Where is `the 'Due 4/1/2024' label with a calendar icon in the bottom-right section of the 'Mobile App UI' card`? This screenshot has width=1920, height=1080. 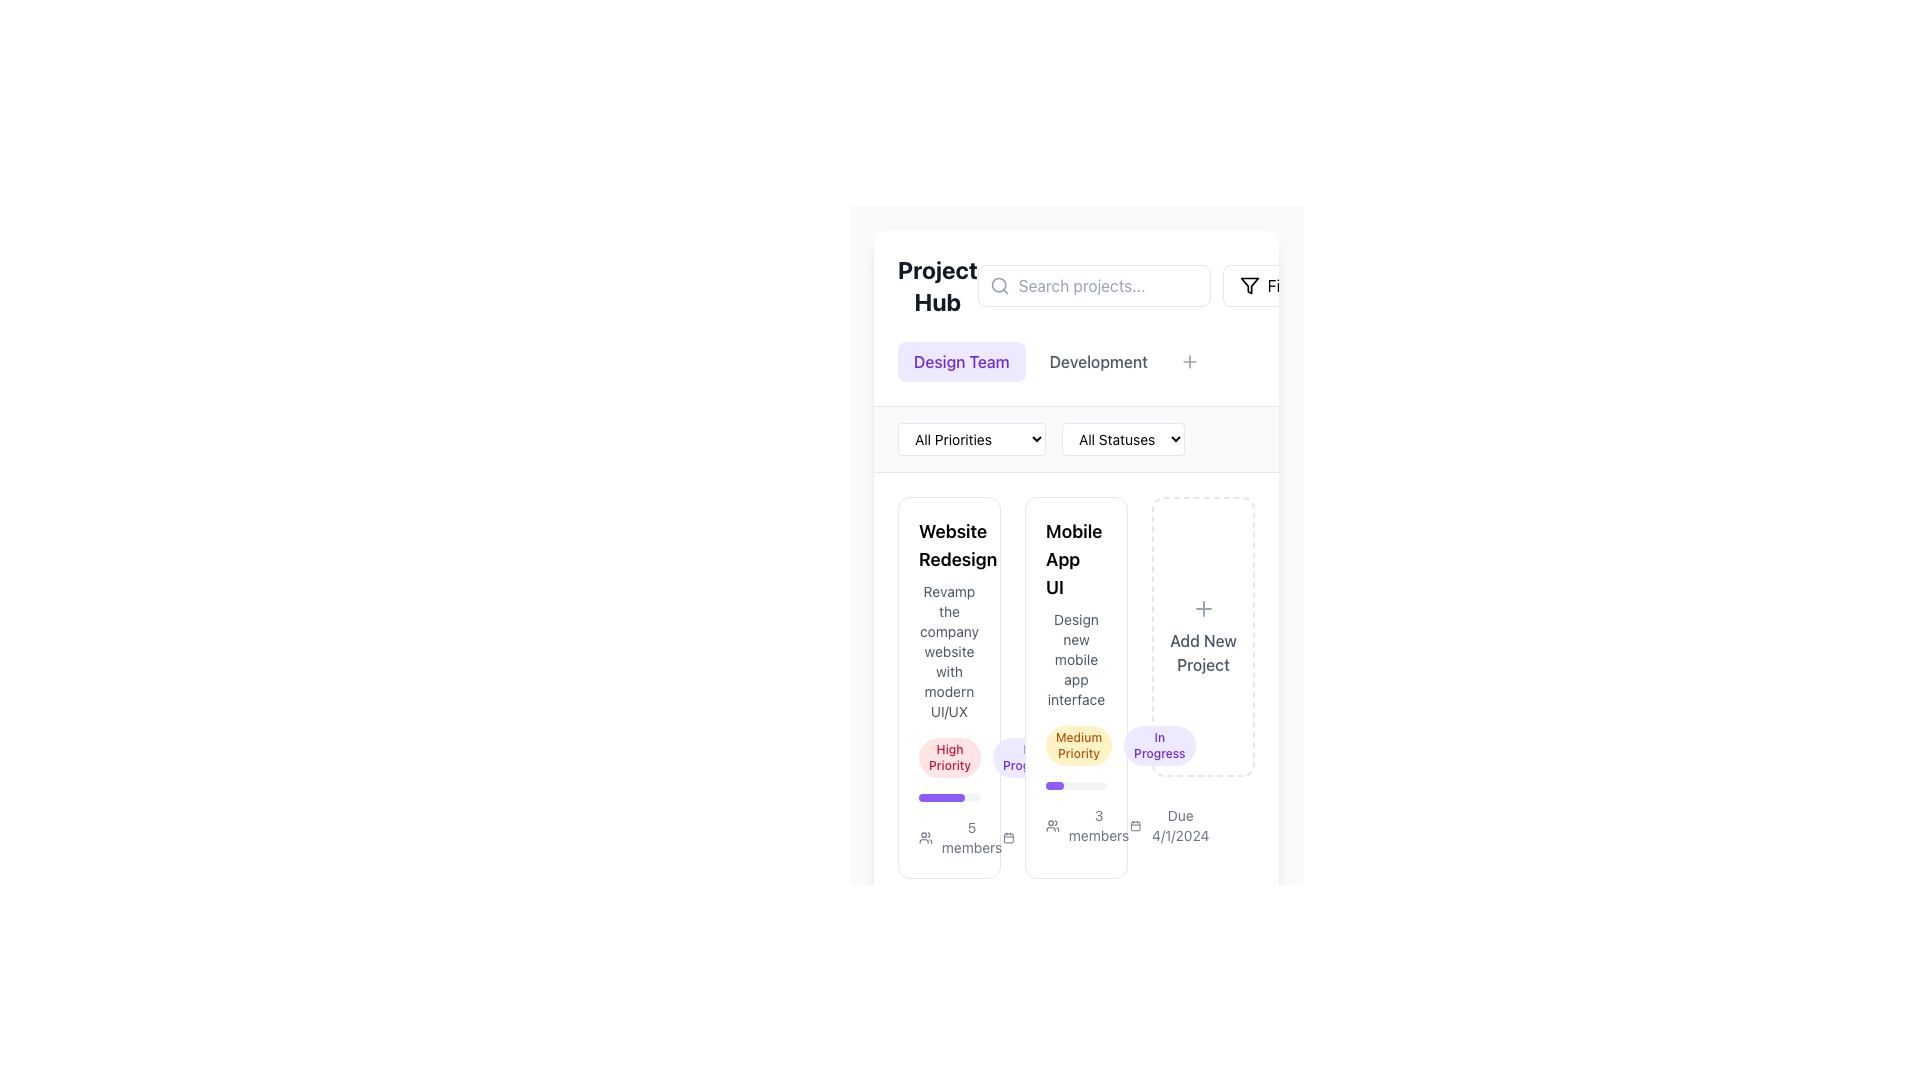
the 'Due 4/1/2024' label with a calendar icon in the bottom-right section of the 'Mobile App UI' card is located at coordinates (1171, 825).